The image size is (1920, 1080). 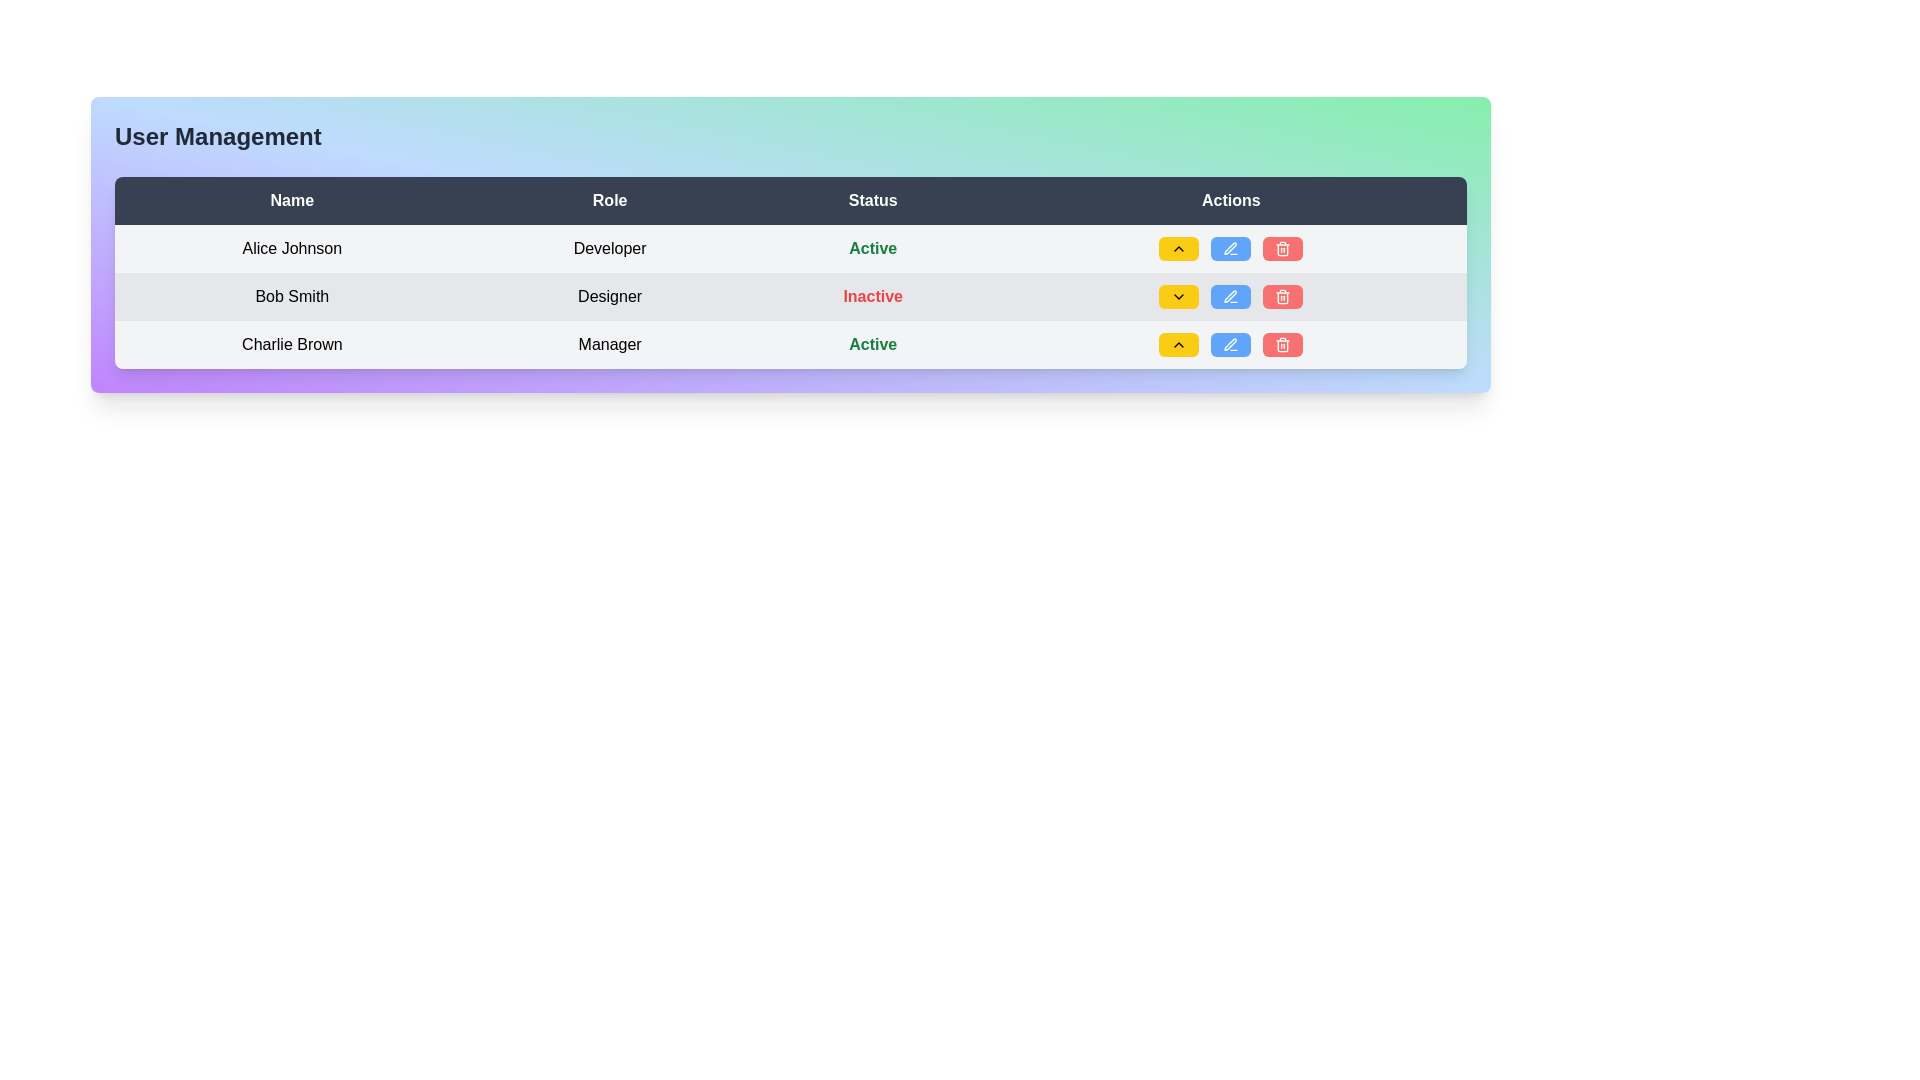 What do you see at coordinates (873, 247) in the screenshot?
I see `the 'Active' text label in bold green font located in the 'Status' column of the table, indicating an active status for the Developer role` at bounding box center [873, 247].